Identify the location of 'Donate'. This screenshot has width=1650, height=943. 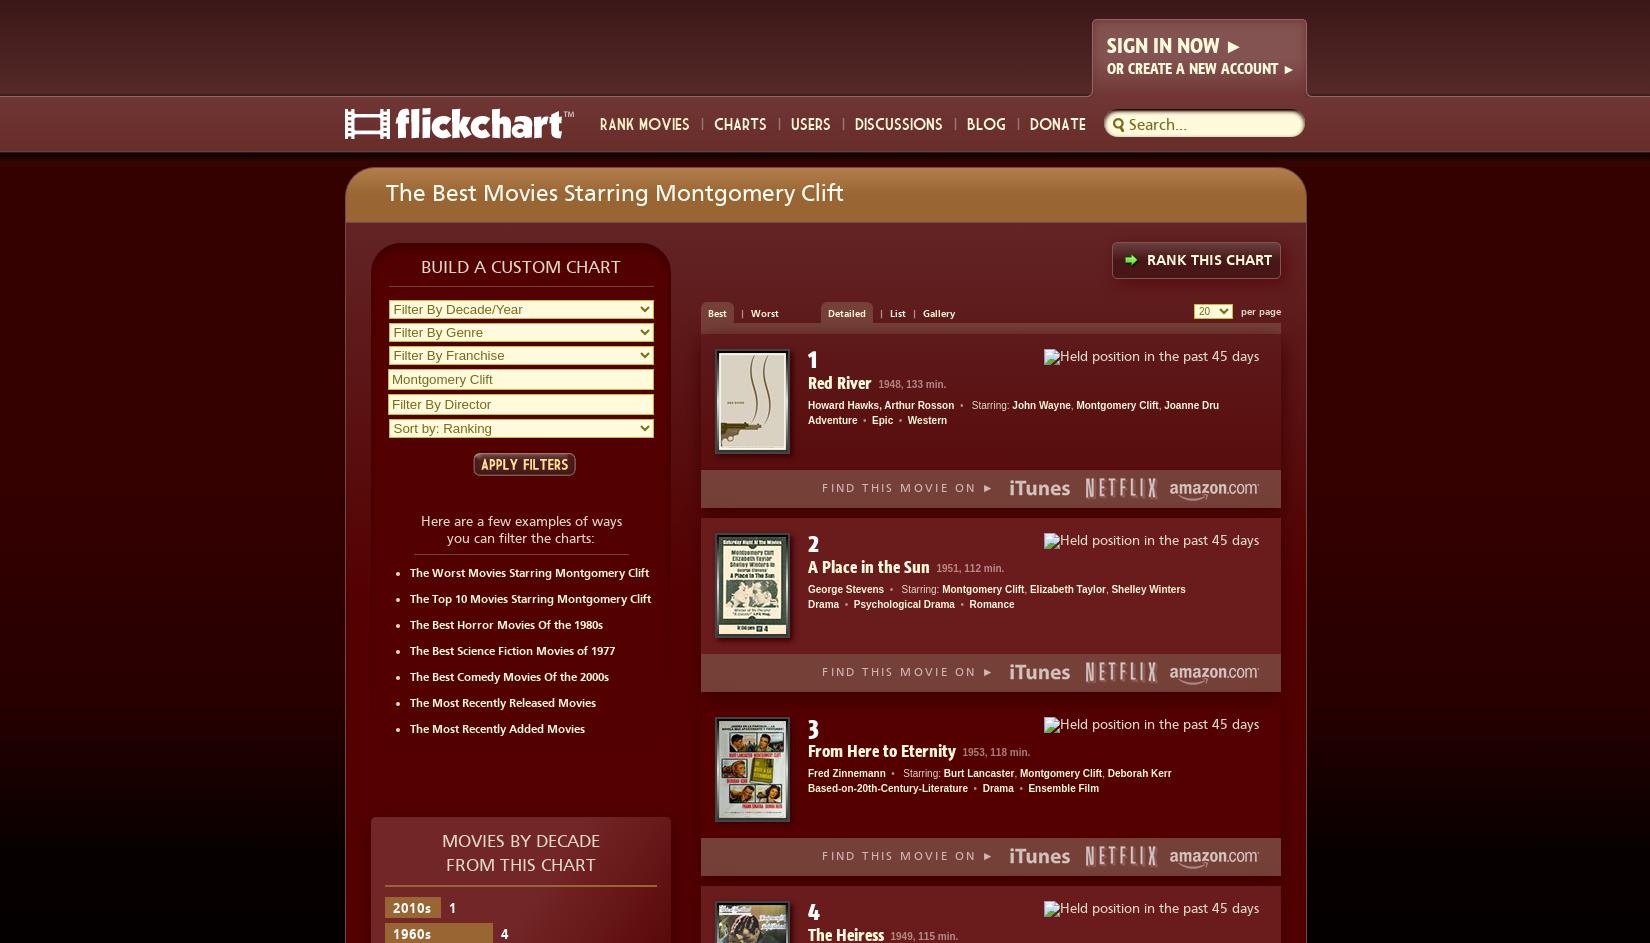
(1029, 122).